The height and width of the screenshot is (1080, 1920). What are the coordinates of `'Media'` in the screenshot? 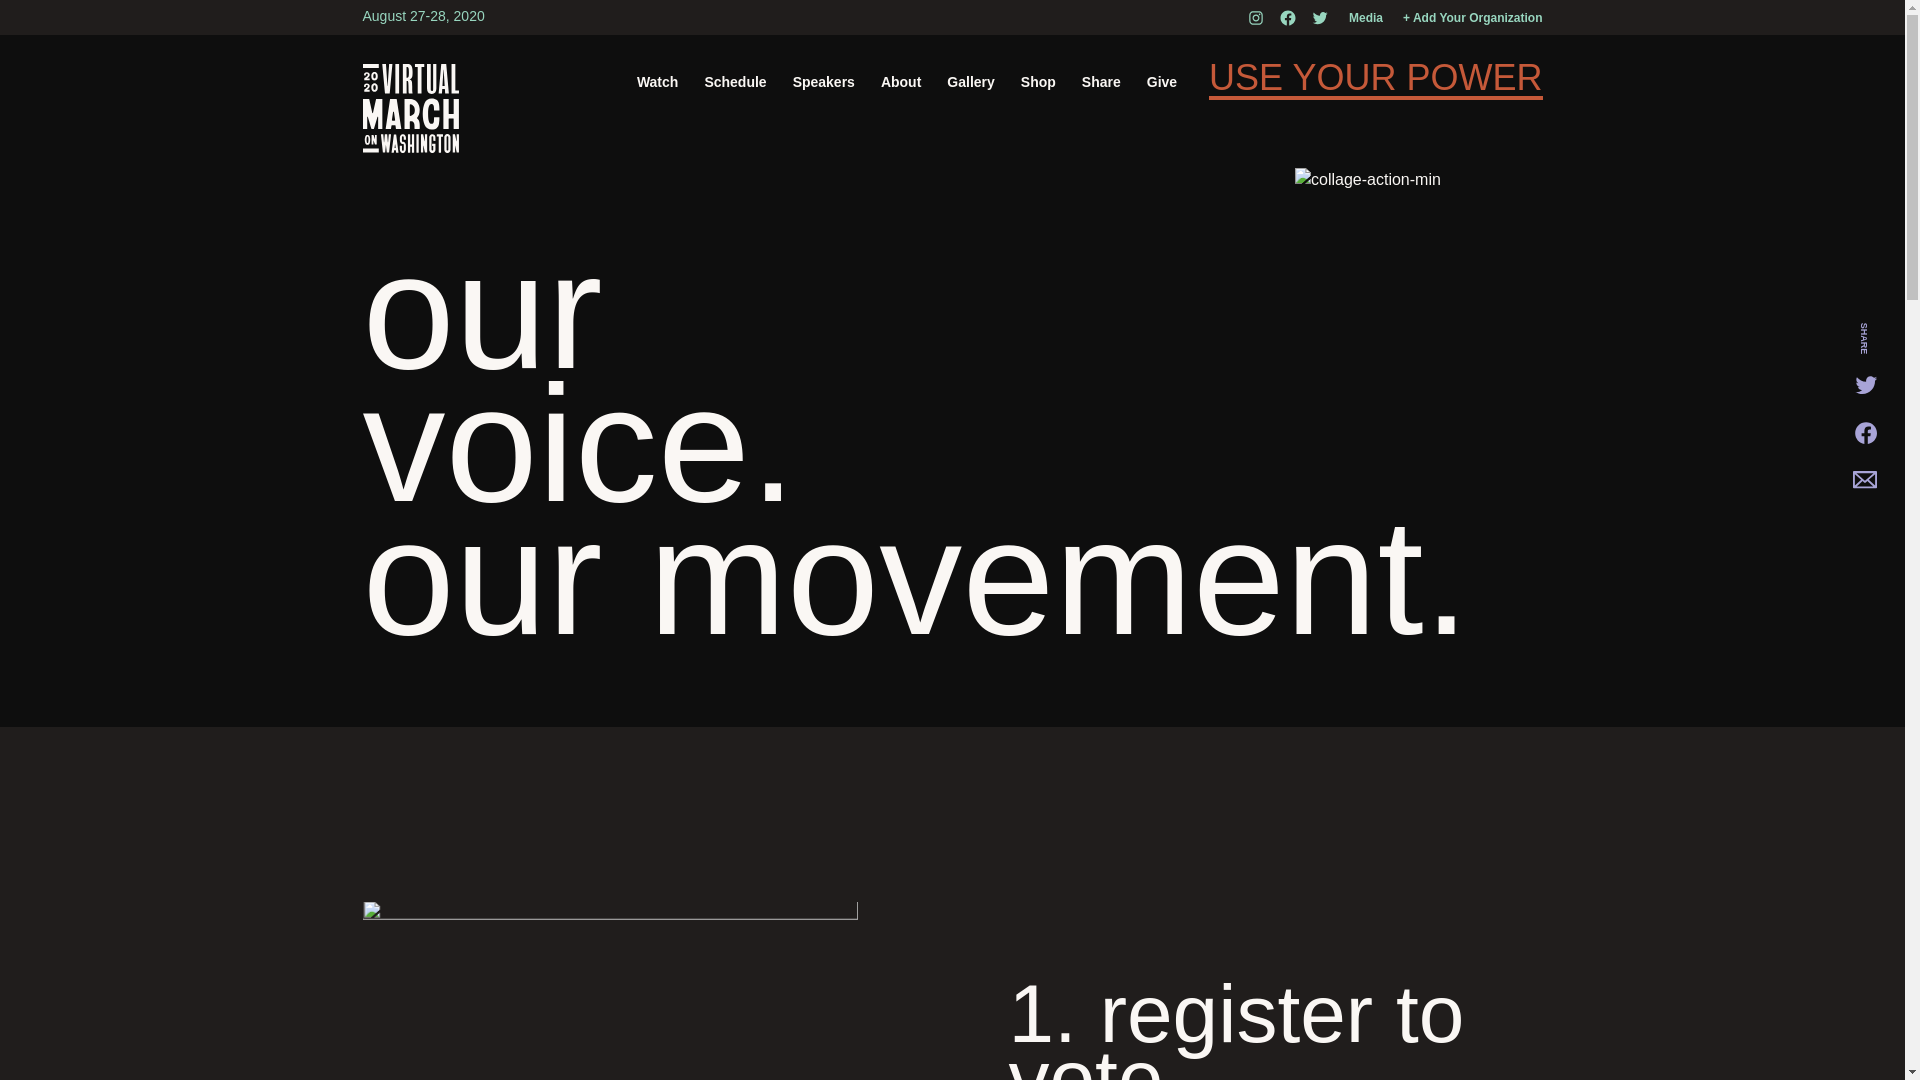 It's located at (1365, 18).